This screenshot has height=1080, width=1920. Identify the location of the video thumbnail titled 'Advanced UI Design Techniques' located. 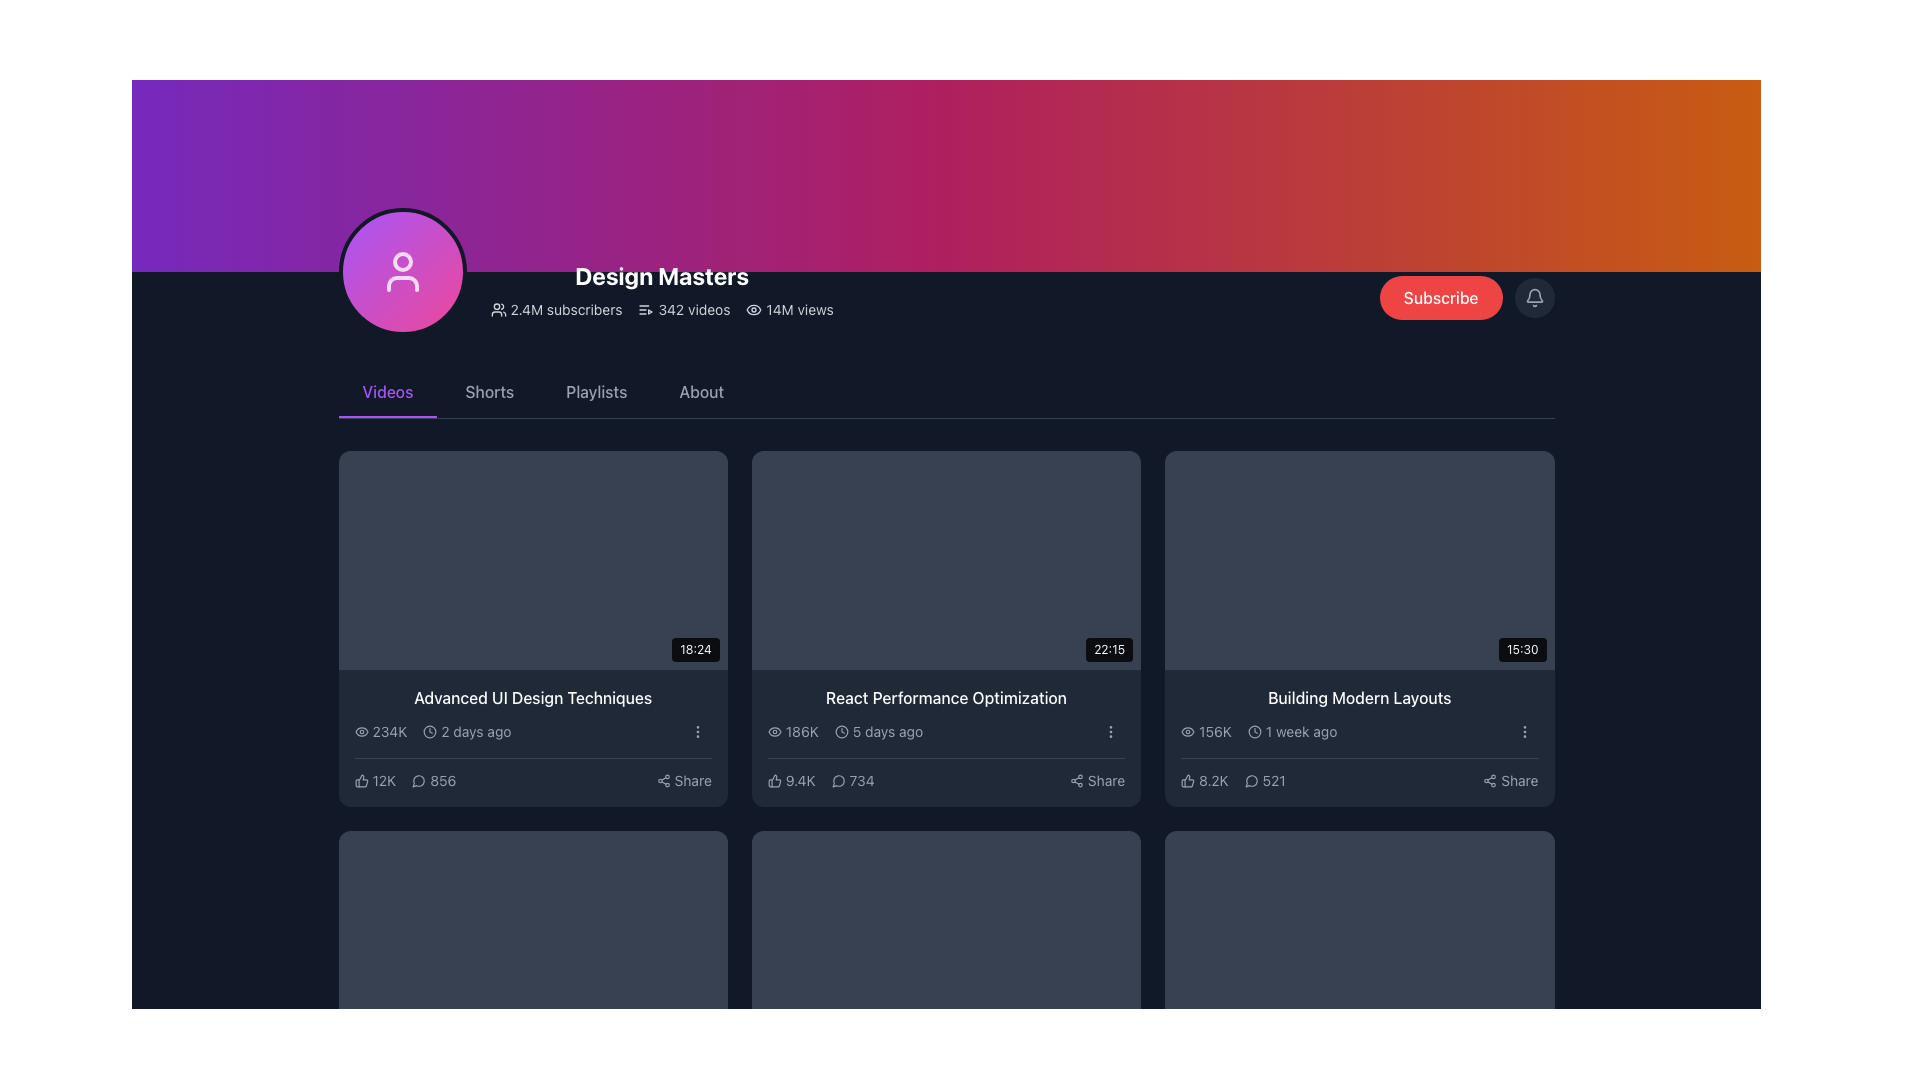
(533, 560).